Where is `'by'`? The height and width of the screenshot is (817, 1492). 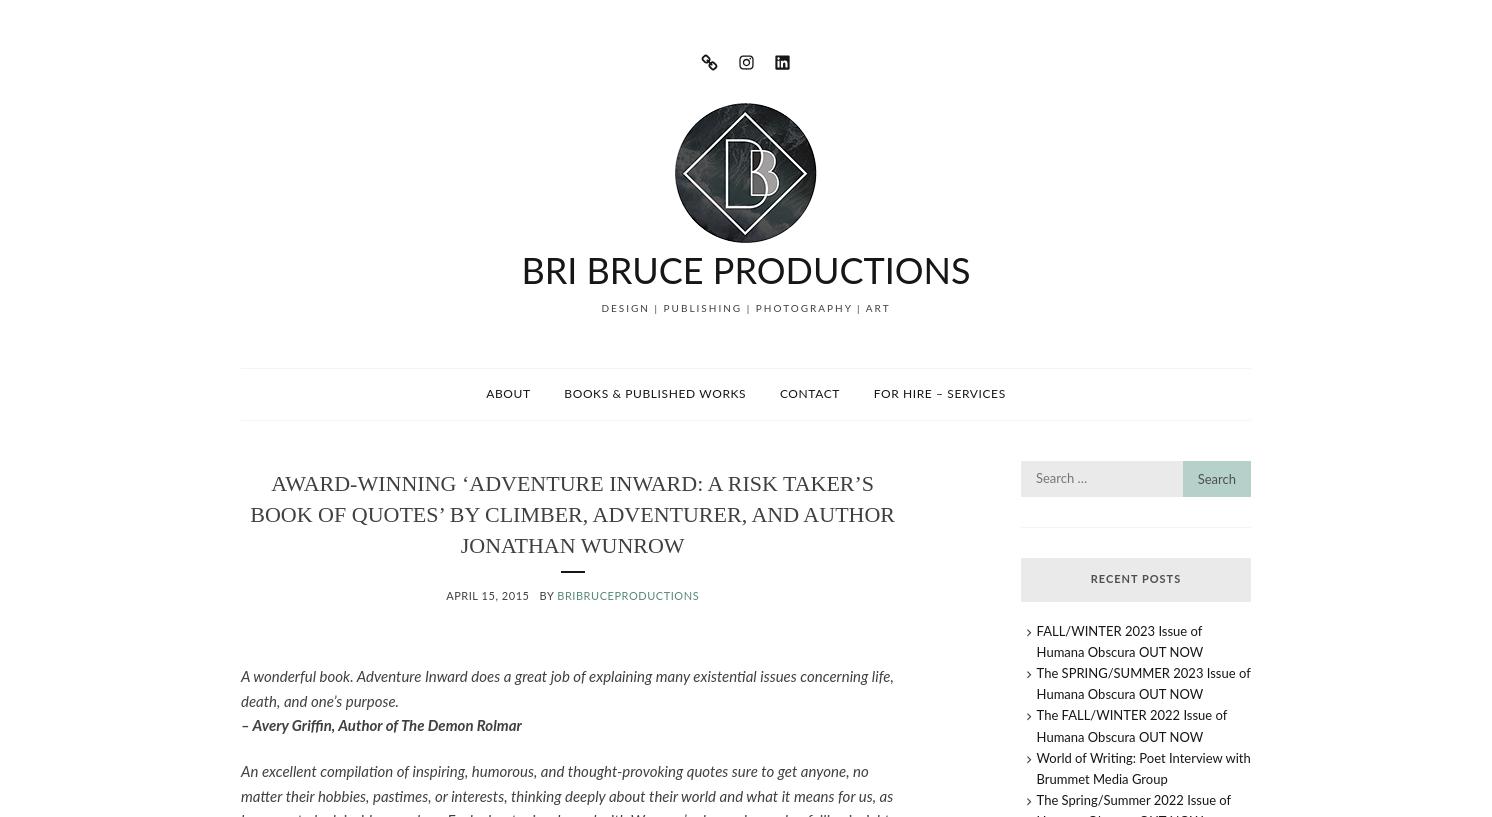 'by' is located at coordinates (548, 596).